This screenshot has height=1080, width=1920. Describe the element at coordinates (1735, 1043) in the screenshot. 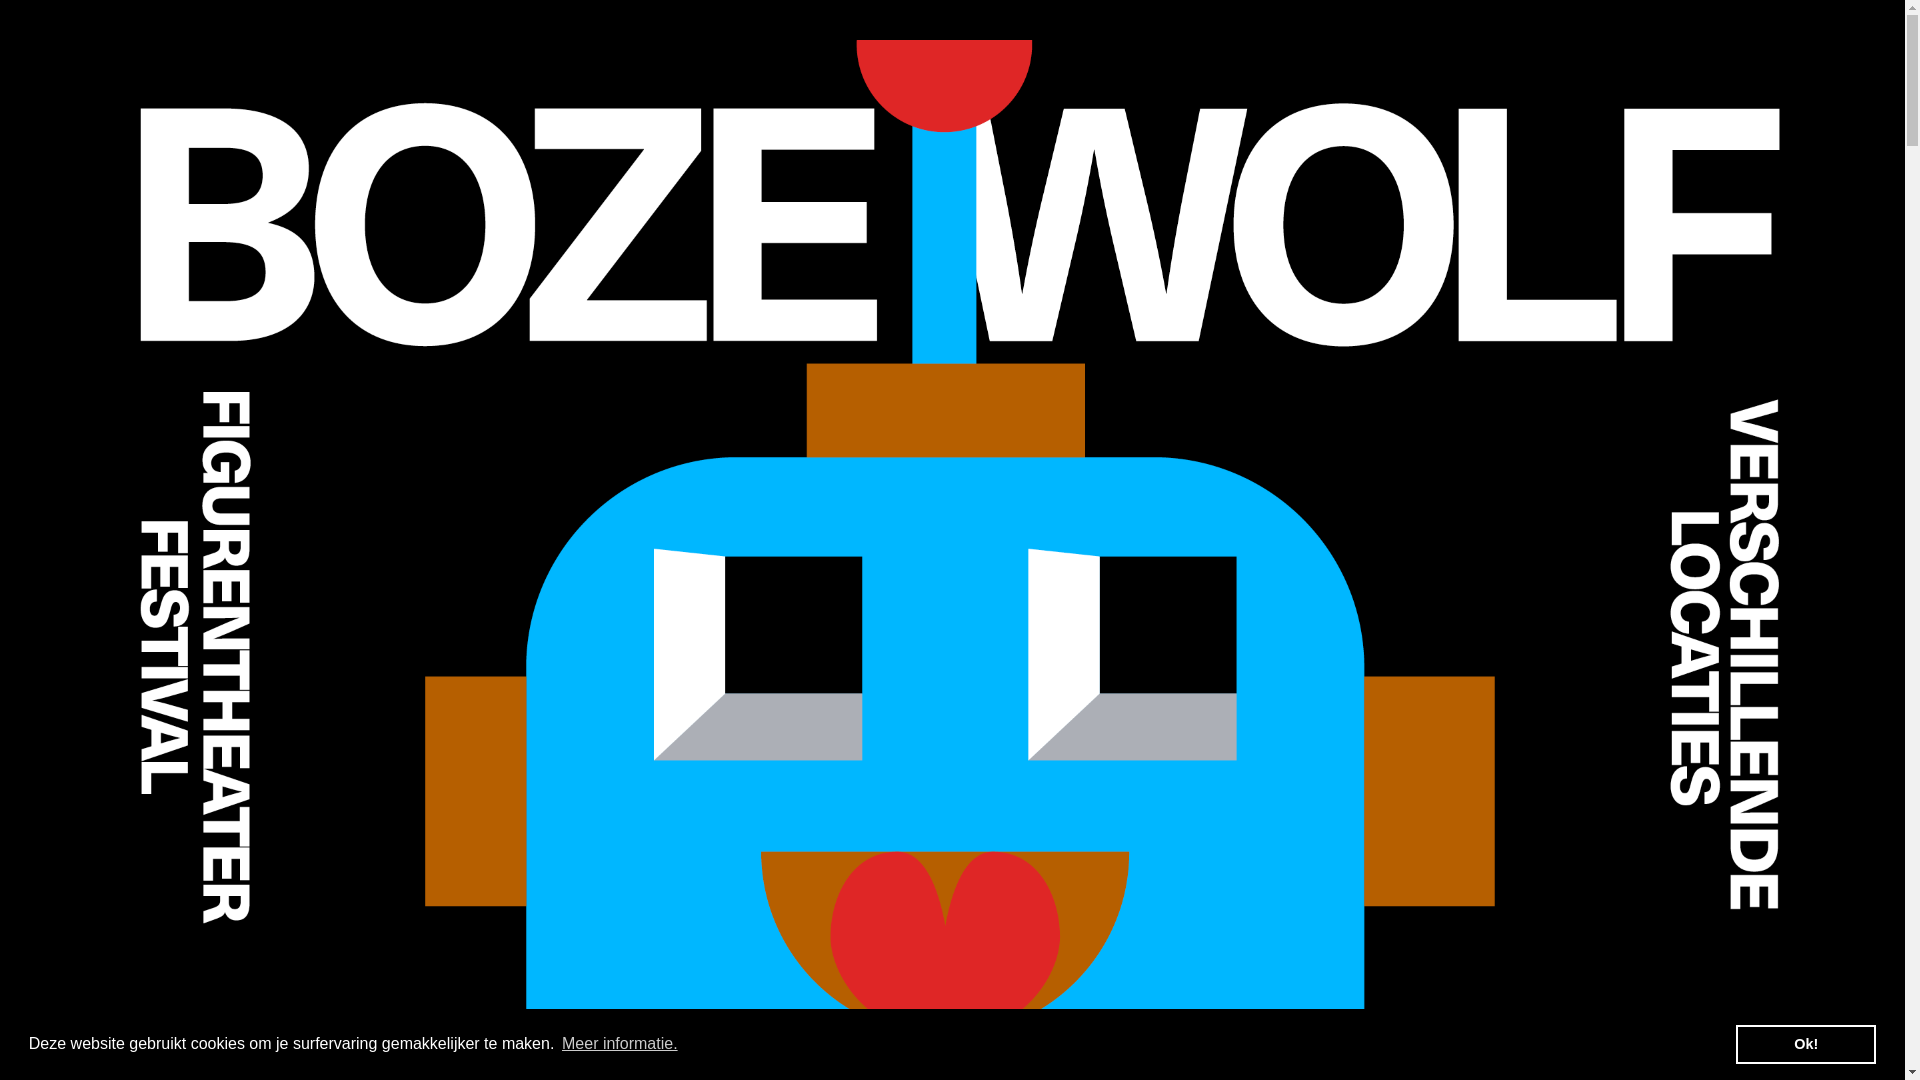

I see `'Ok!'` at that location.